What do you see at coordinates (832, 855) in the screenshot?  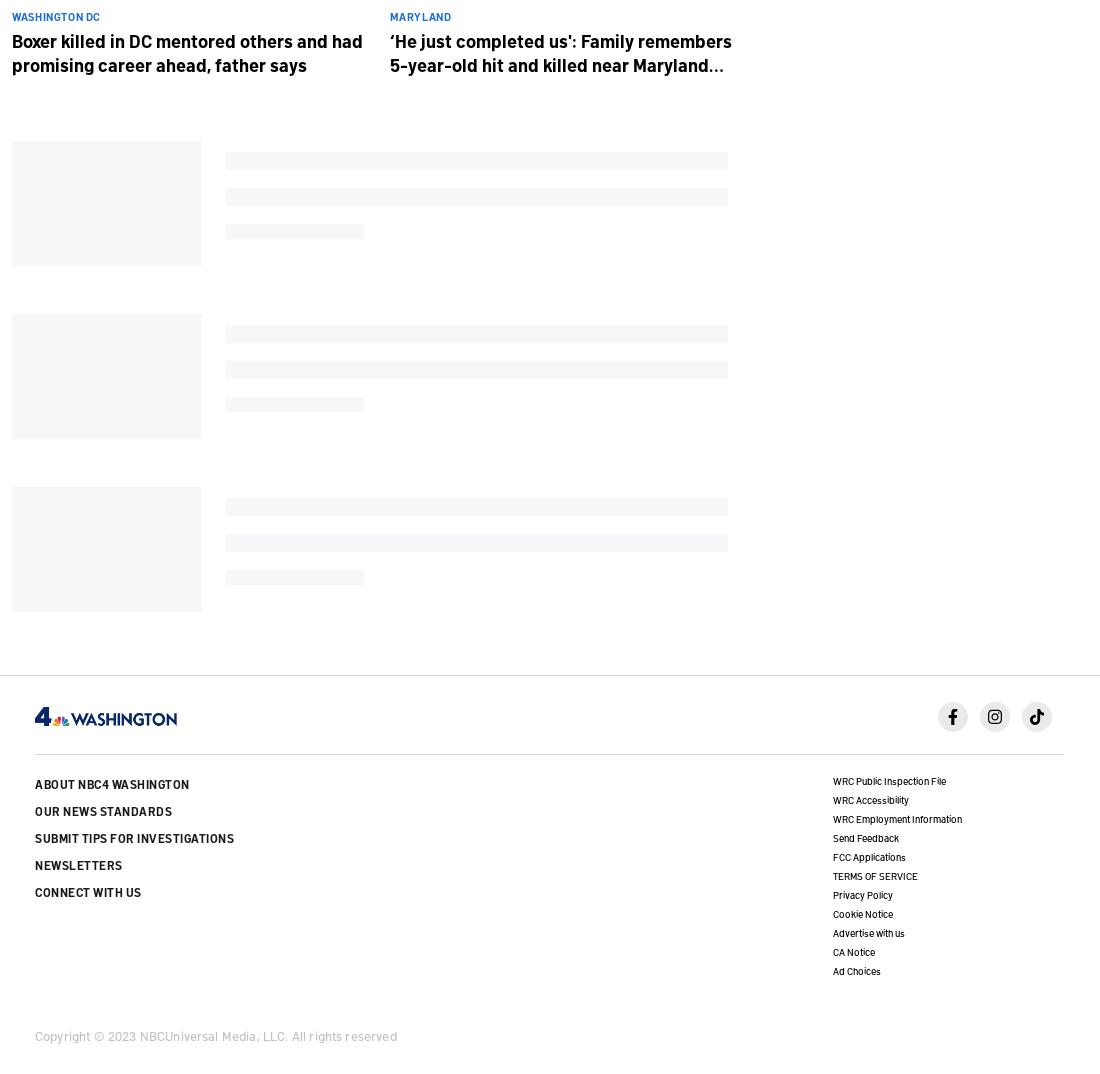 I see `'FCC Applications'` at bounding box center [832, 855].